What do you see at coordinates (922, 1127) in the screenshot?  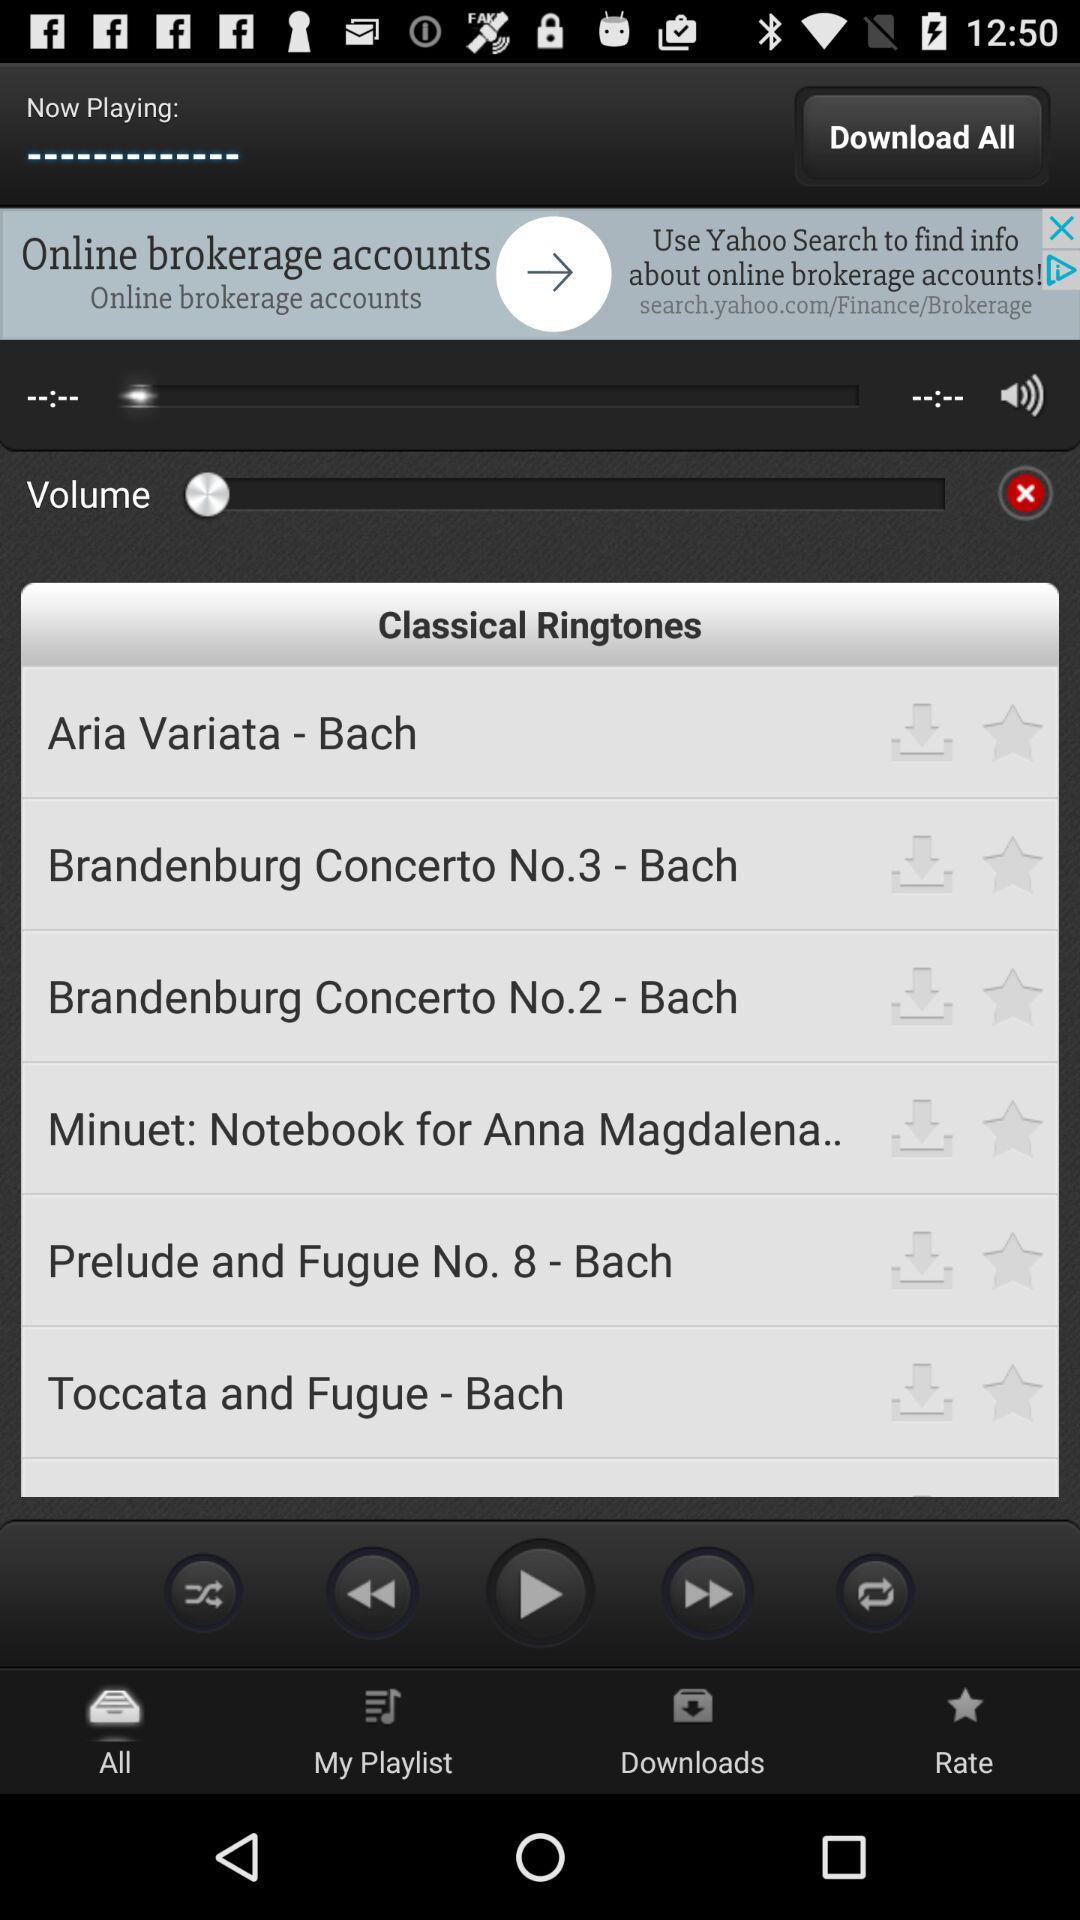 I see `download` at bounding box center [922, 1127].